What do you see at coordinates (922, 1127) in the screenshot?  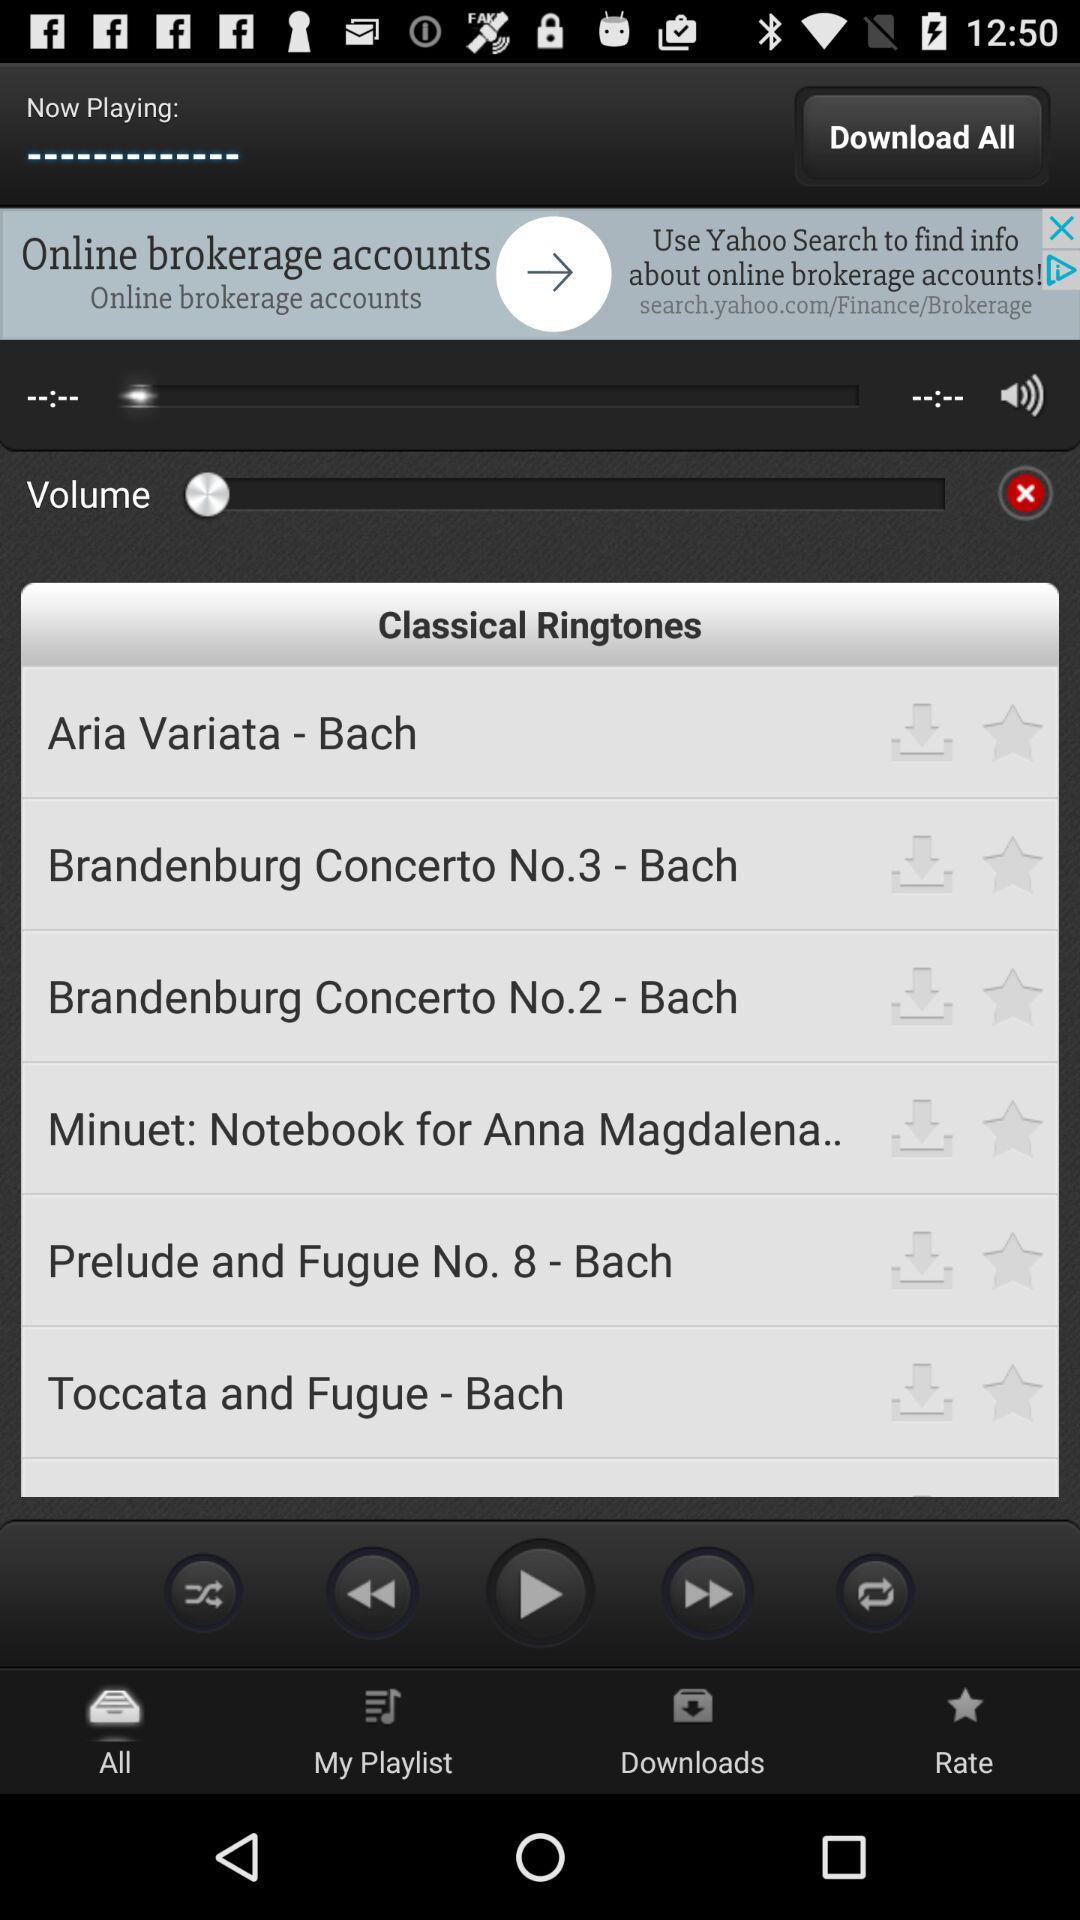 I see `download` at bounding box center [922, 1127].